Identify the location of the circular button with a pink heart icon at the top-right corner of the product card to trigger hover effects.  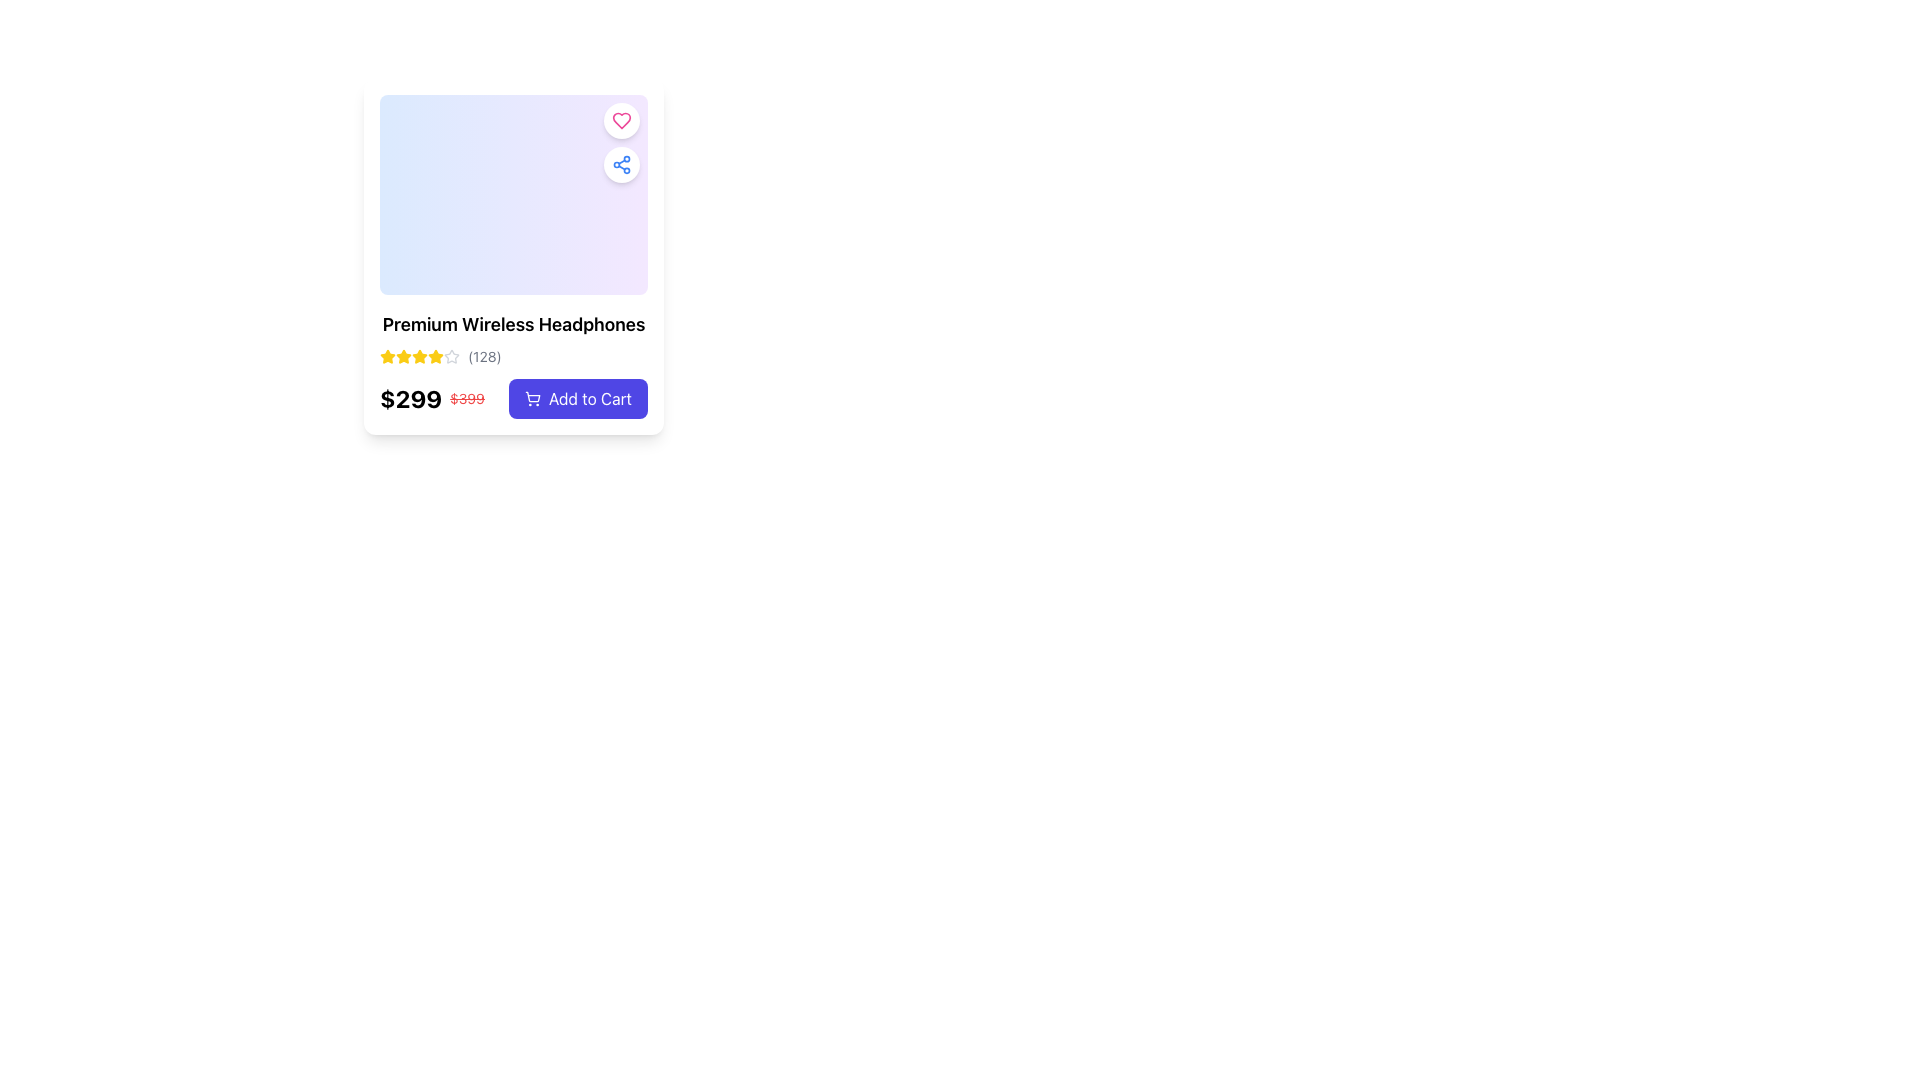
(621, 120).